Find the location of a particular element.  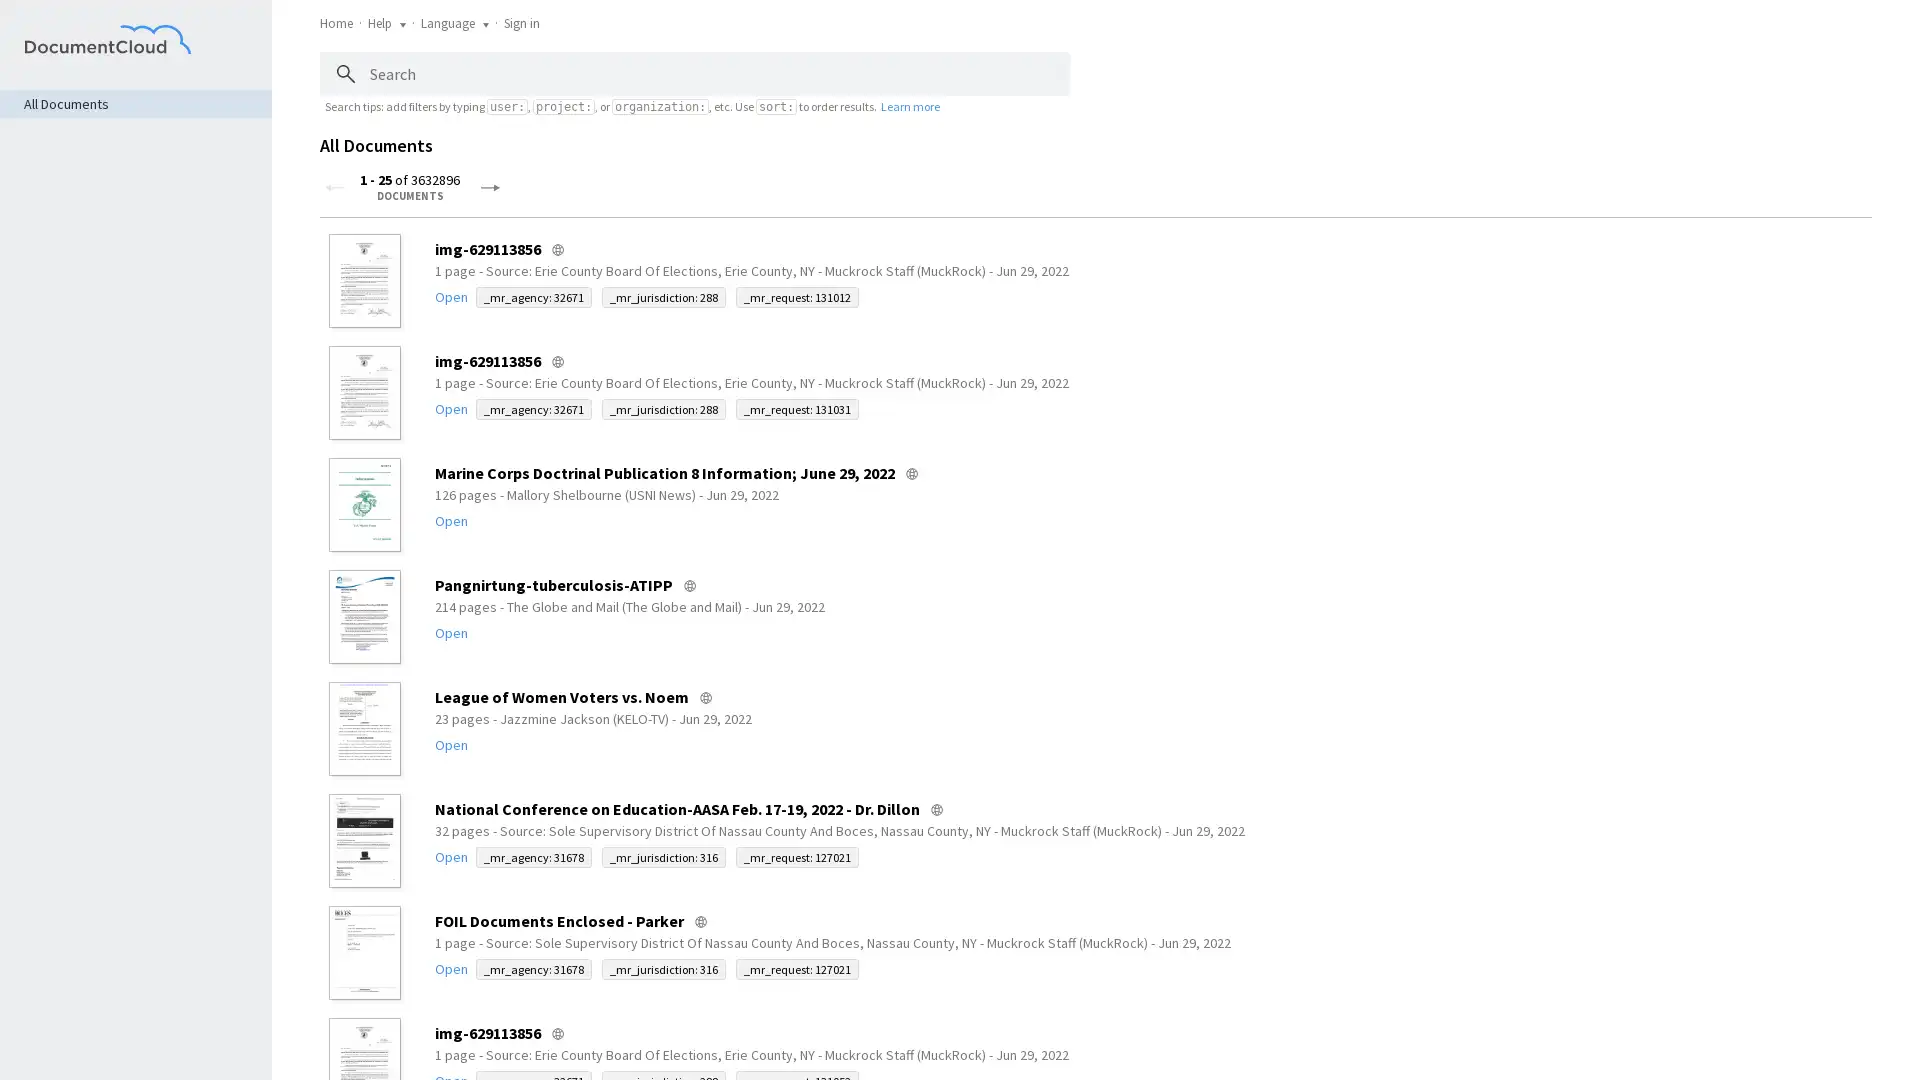

_mr_jurisdiction: 288 is located at coordinates (663, 407).